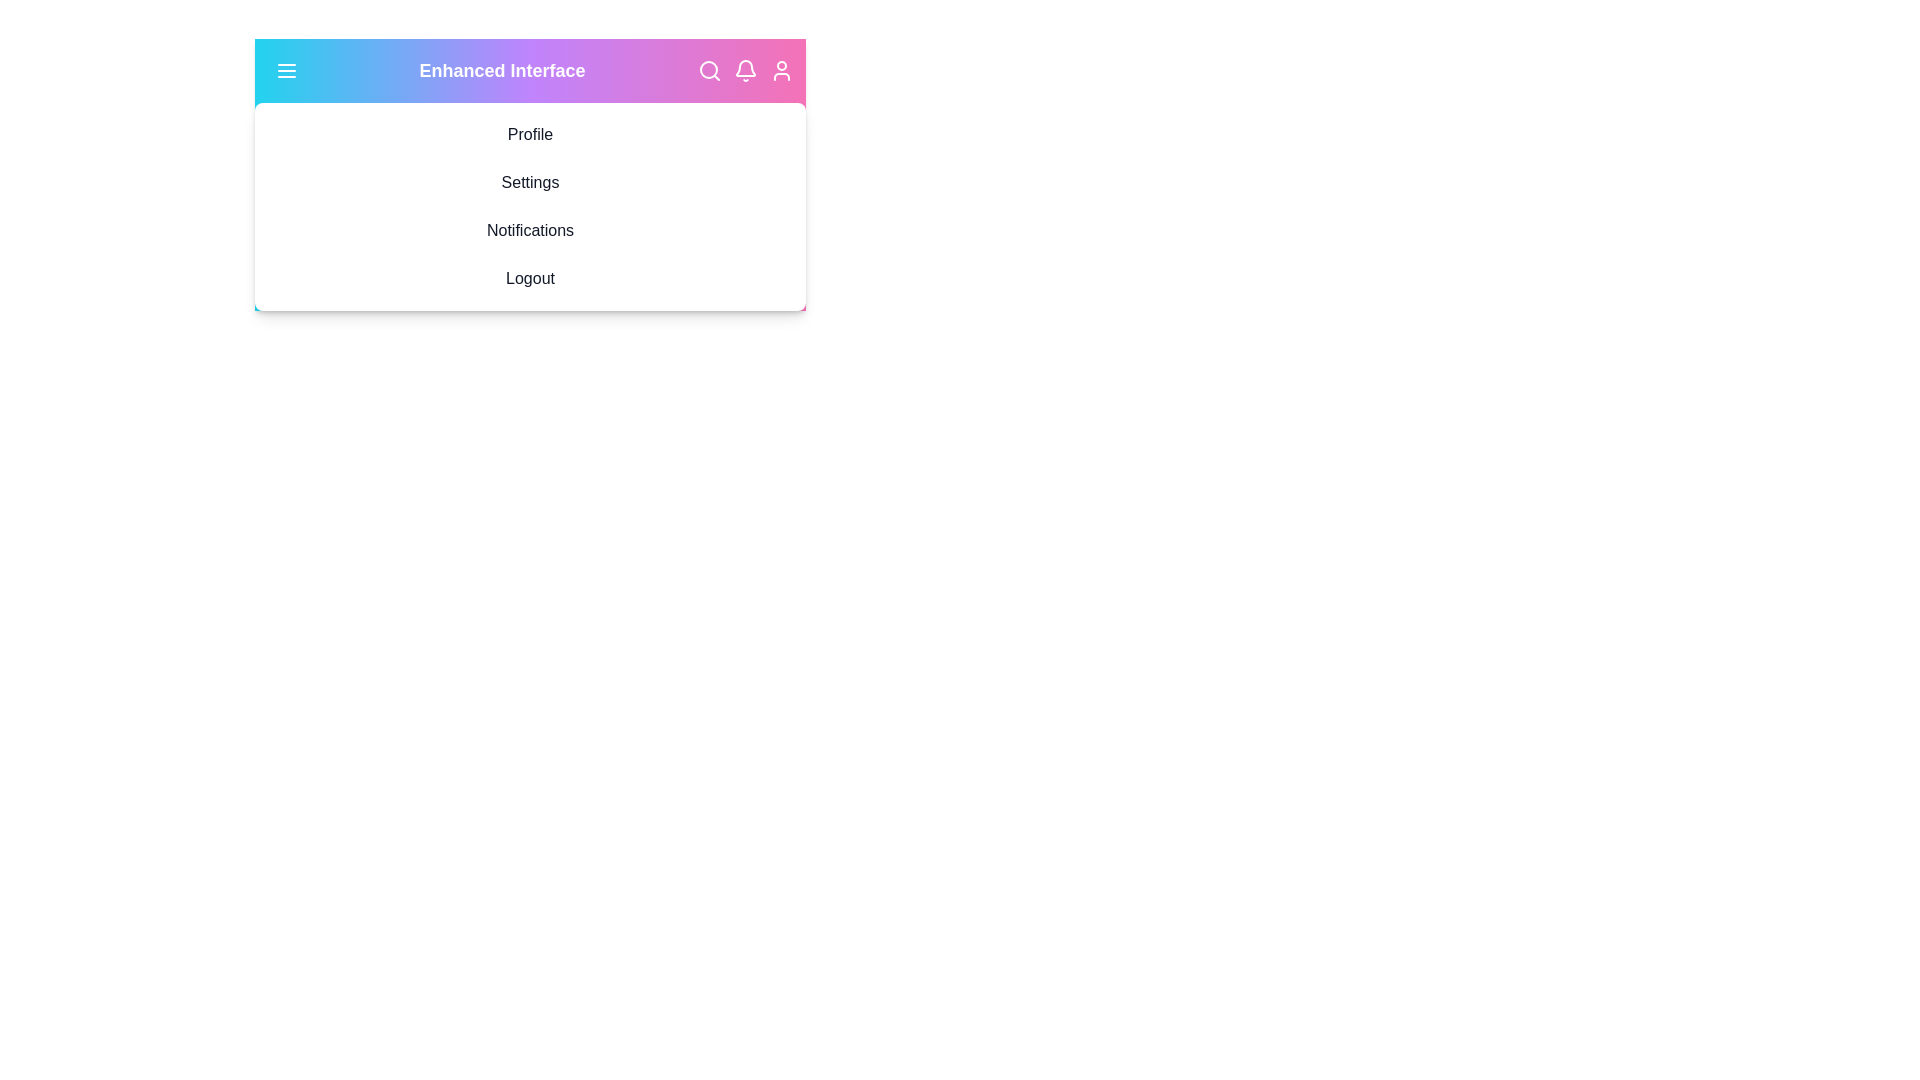 This screenshot has height=1080, width=1920. I want to click on the menu option Logout to observe its hover effect, so click(530, 278).